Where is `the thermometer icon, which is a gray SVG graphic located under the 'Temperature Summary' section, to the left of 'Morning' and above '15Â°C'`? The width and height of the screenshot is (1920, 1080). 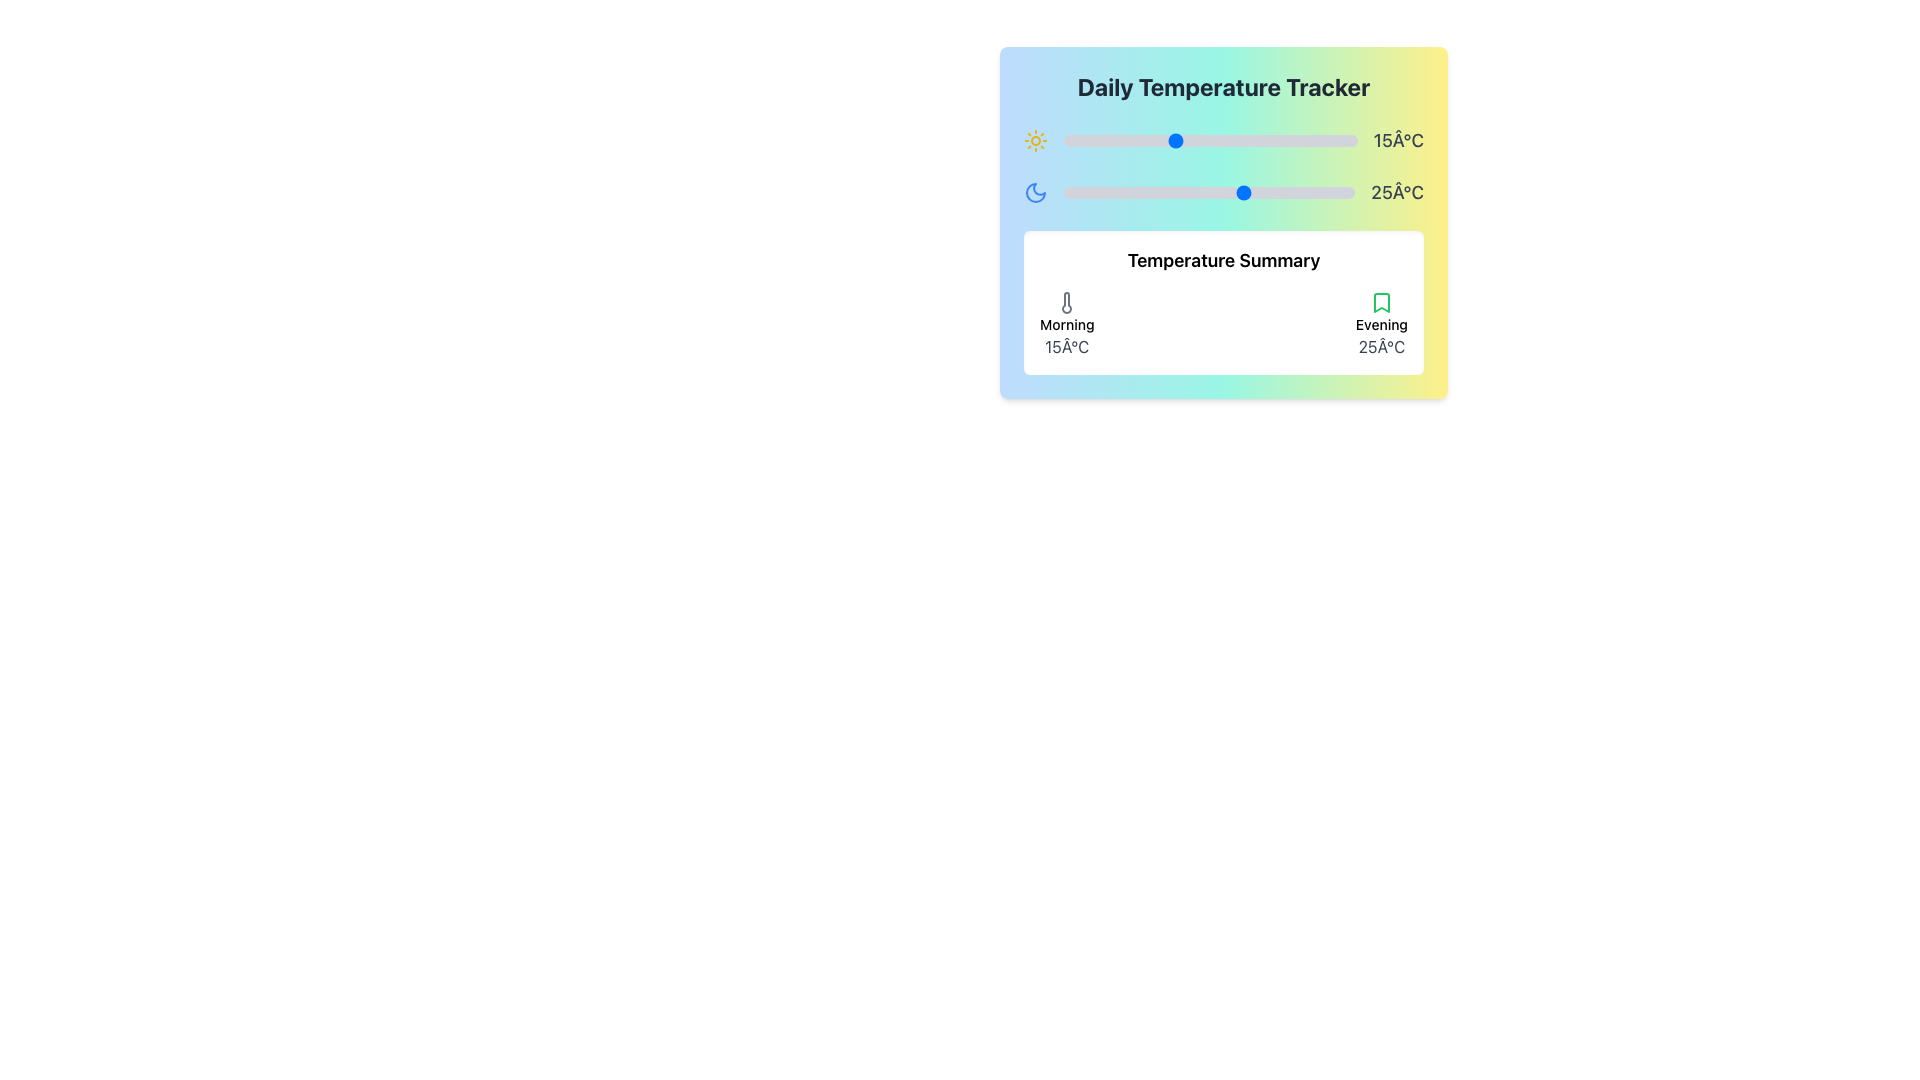 the thermometer icon, which is a gray SVG graphic located under the 'Temperature Summary' section, to the left of 'Morning' and above '15Â°C' is located at coordinates (1066, 303).